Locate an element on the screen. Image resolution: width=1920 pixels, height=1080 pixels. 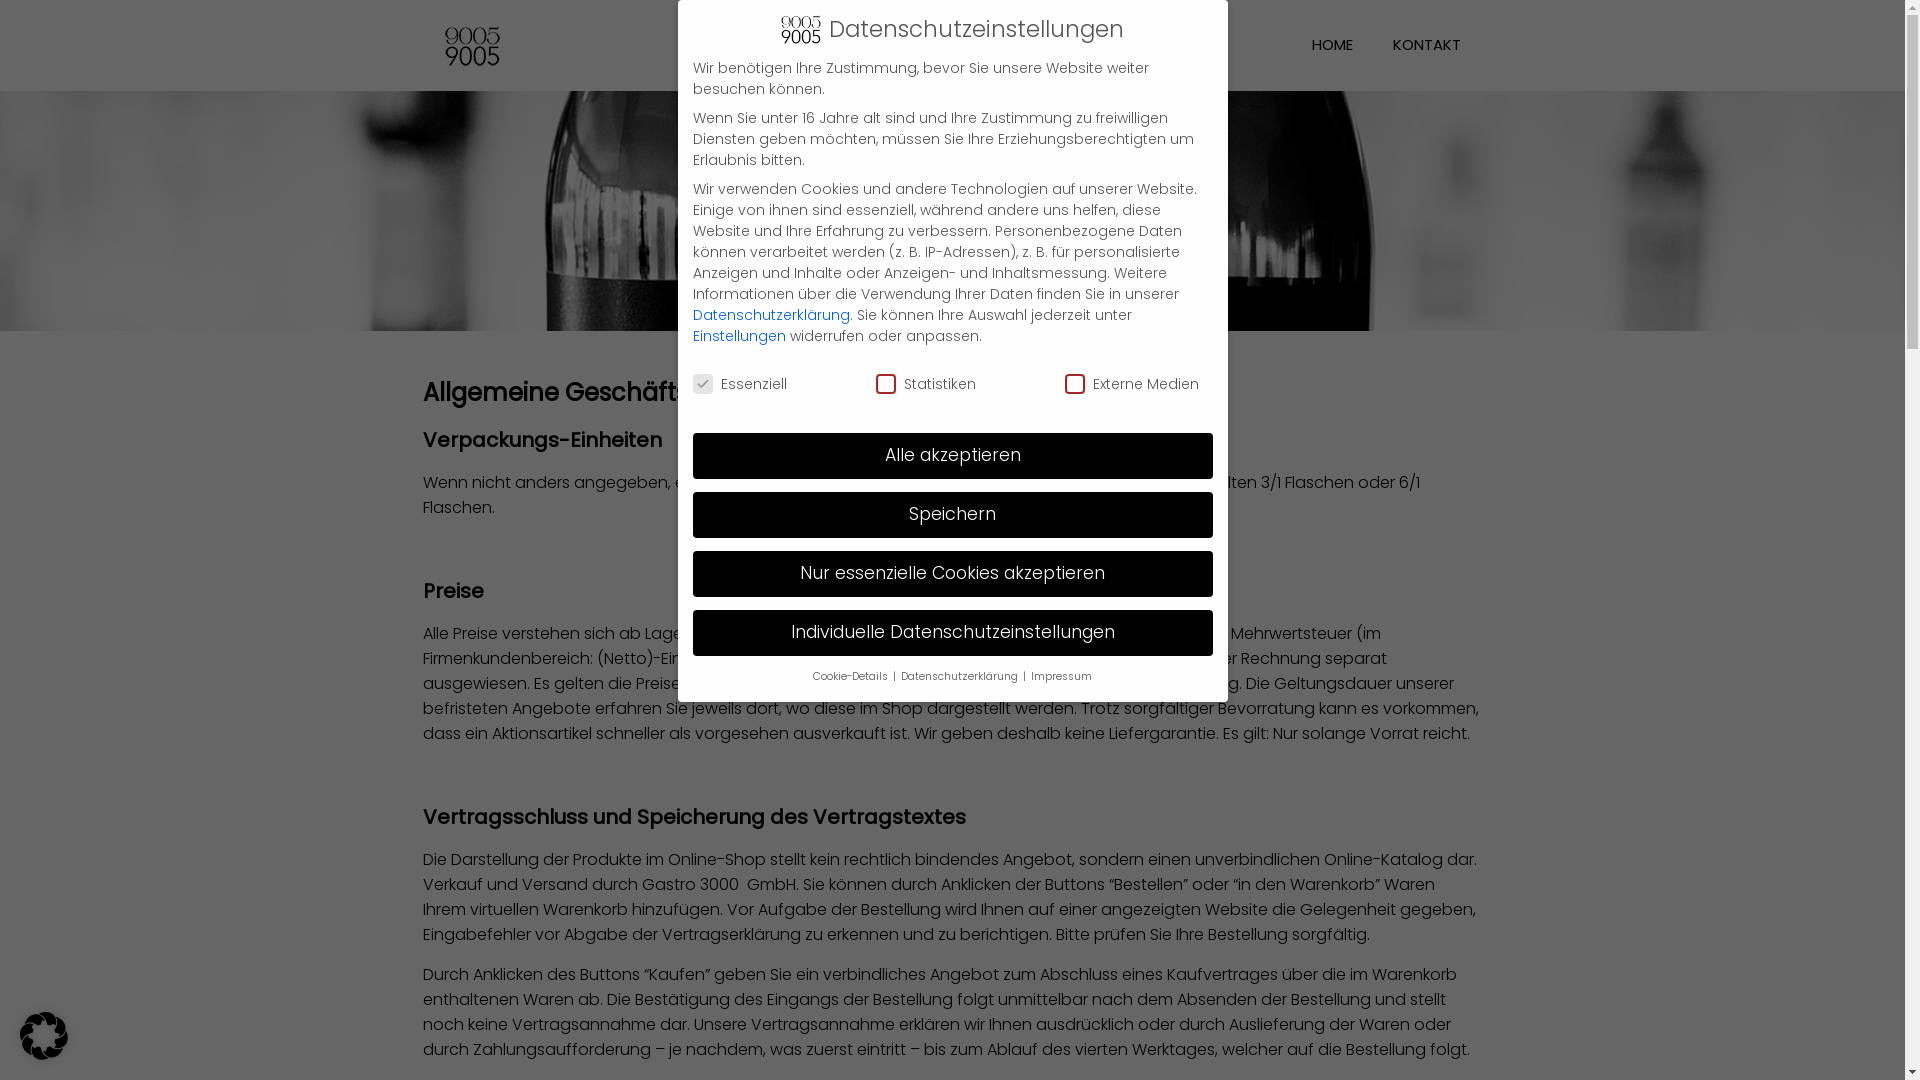
'9005.bar' is located at coordinates (443, 45).